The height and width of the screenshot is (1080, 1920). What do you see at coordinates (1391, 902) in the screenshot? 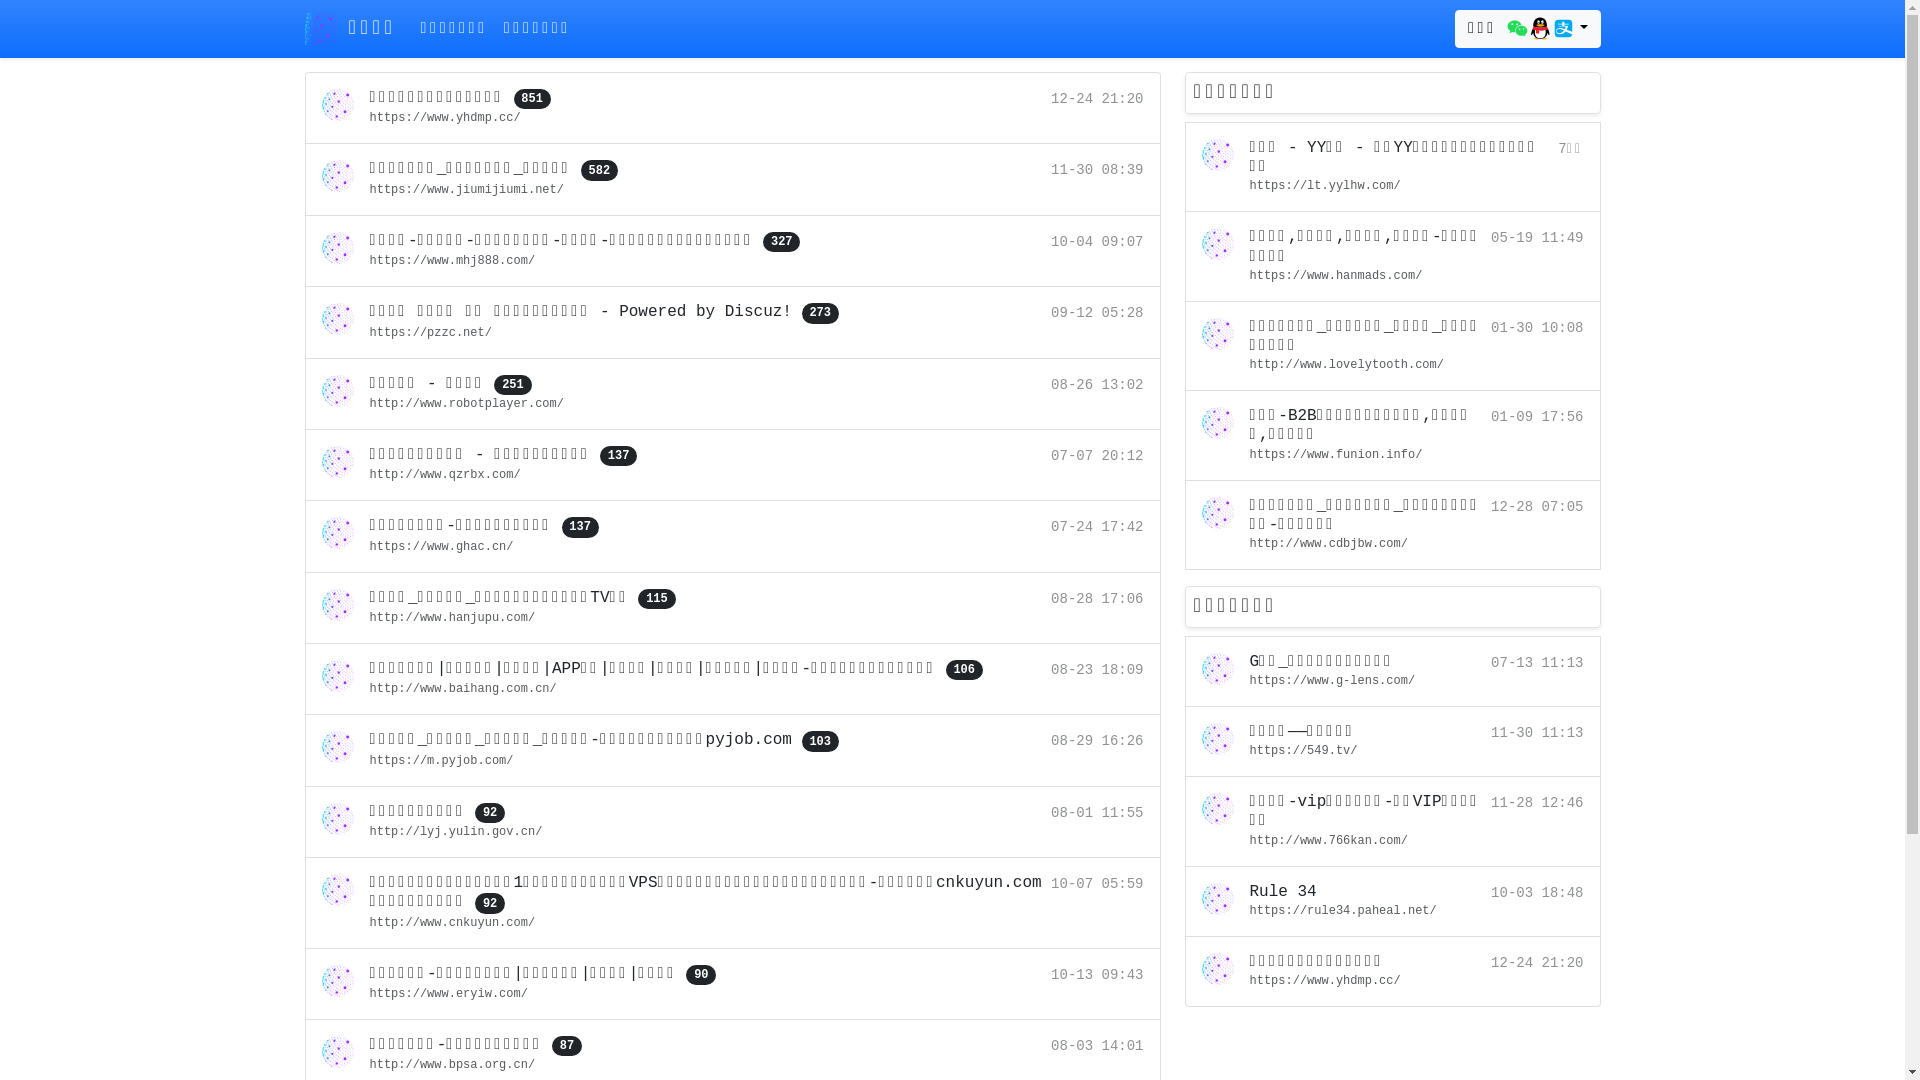
I see `'Rule 34` at bounding box center [1391, 902].